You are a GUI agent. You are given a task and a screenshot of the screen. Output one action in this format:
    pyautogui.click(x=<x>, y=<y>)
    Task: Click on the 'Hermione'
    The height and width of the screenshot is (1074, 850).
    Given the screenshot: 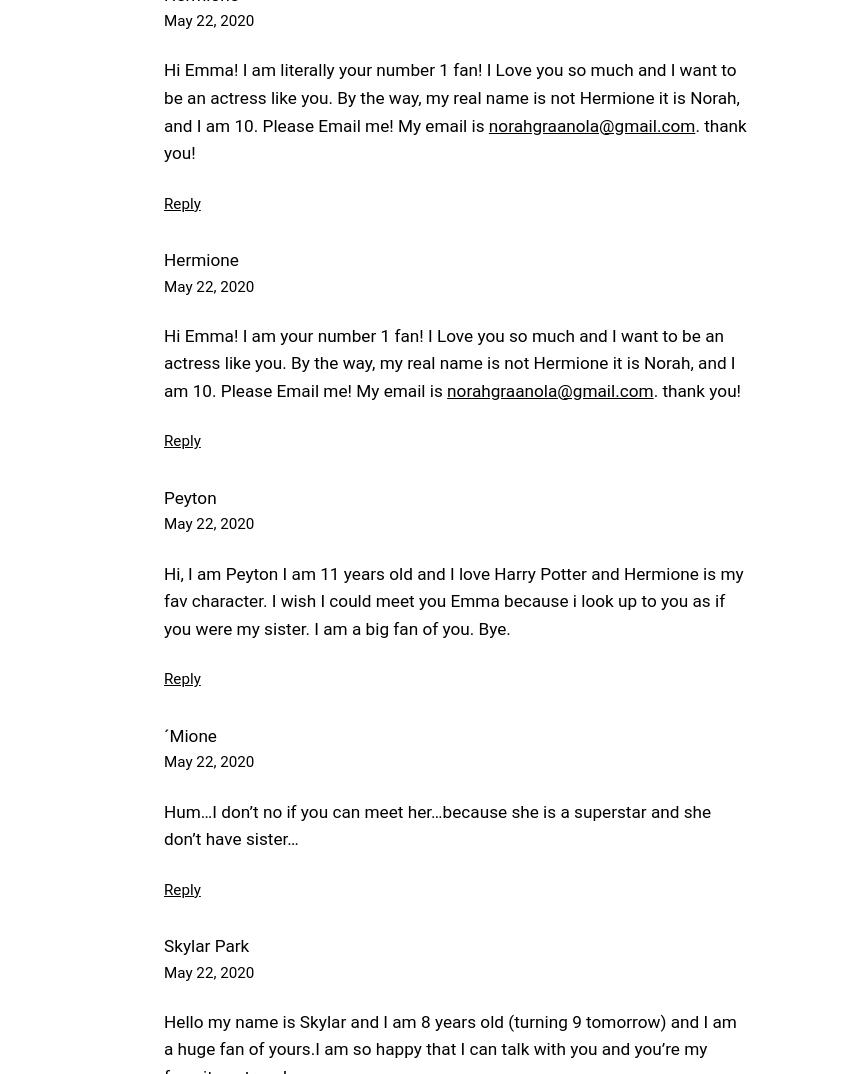 What is the action you would take?
    pyautogui.click(x=200, y=259)
    